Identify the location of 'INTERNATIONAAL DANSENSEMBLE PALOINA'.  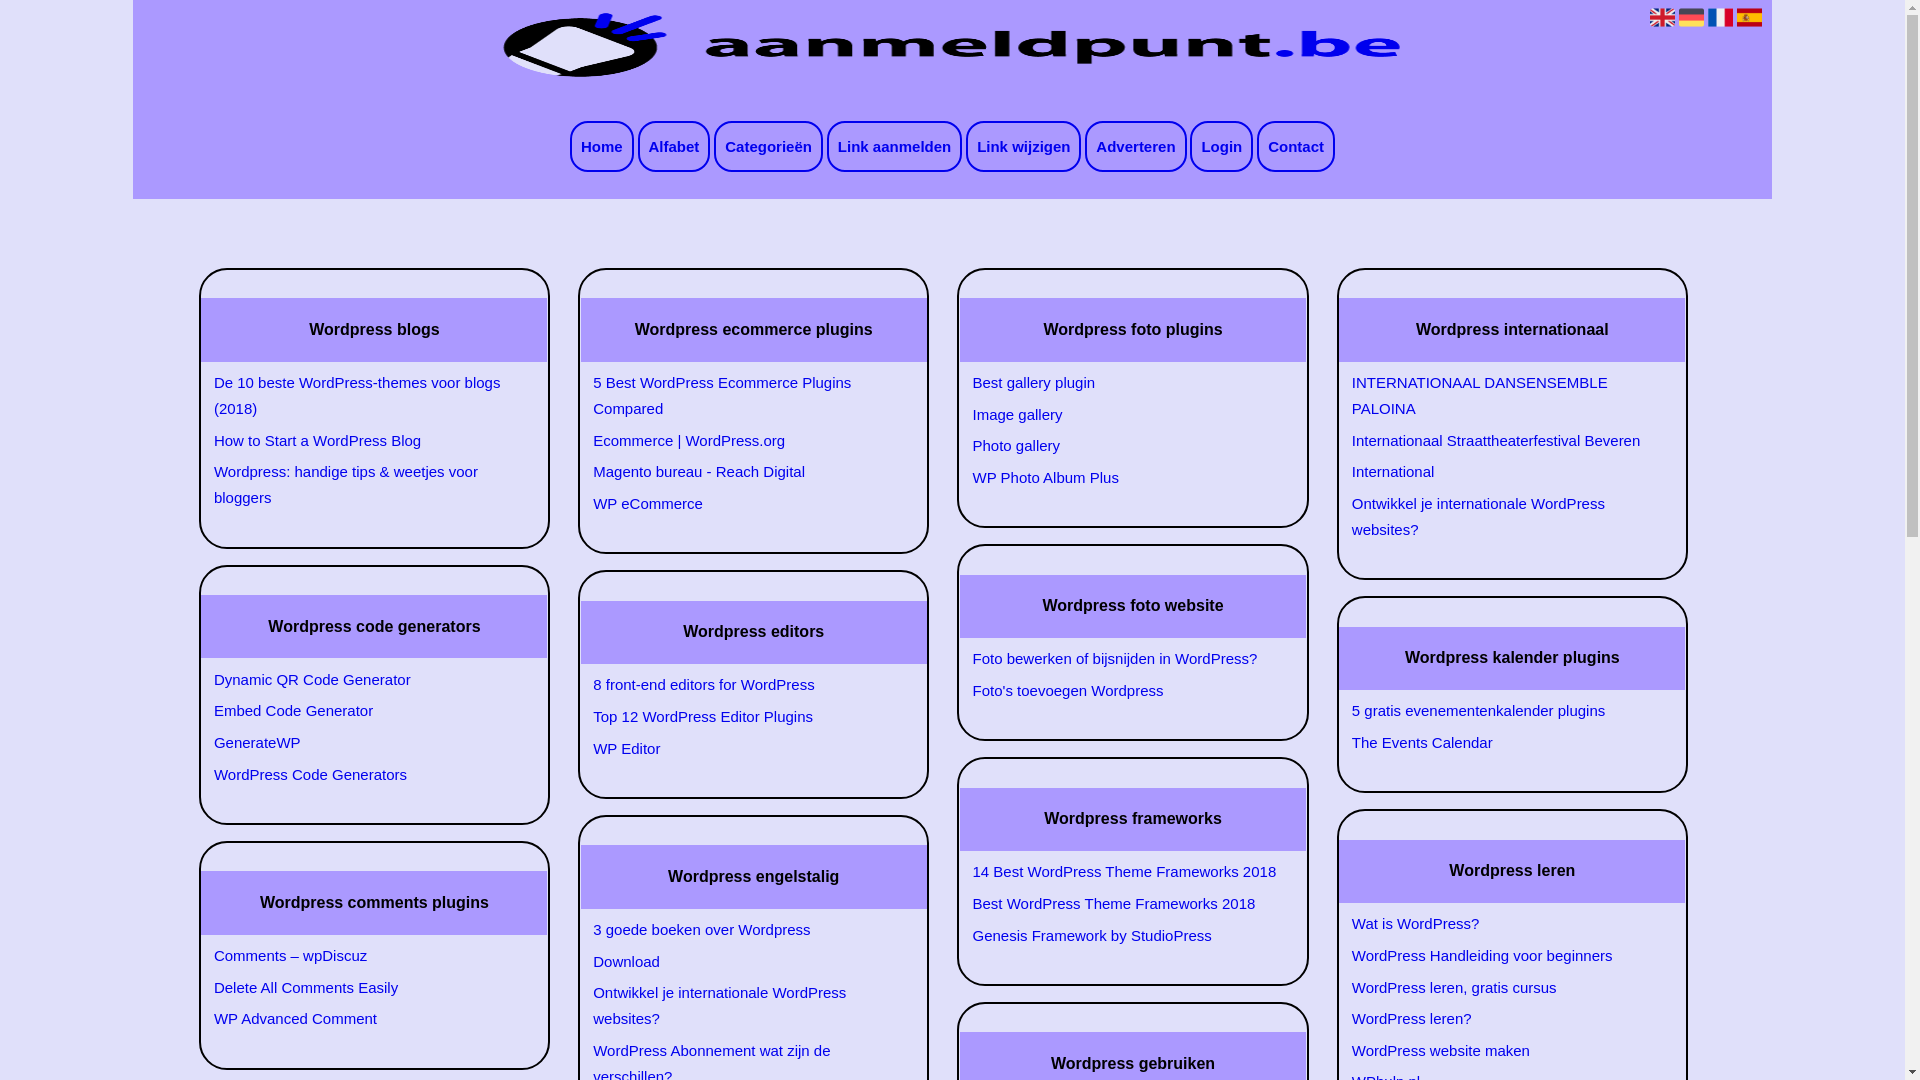
(1501, 396).